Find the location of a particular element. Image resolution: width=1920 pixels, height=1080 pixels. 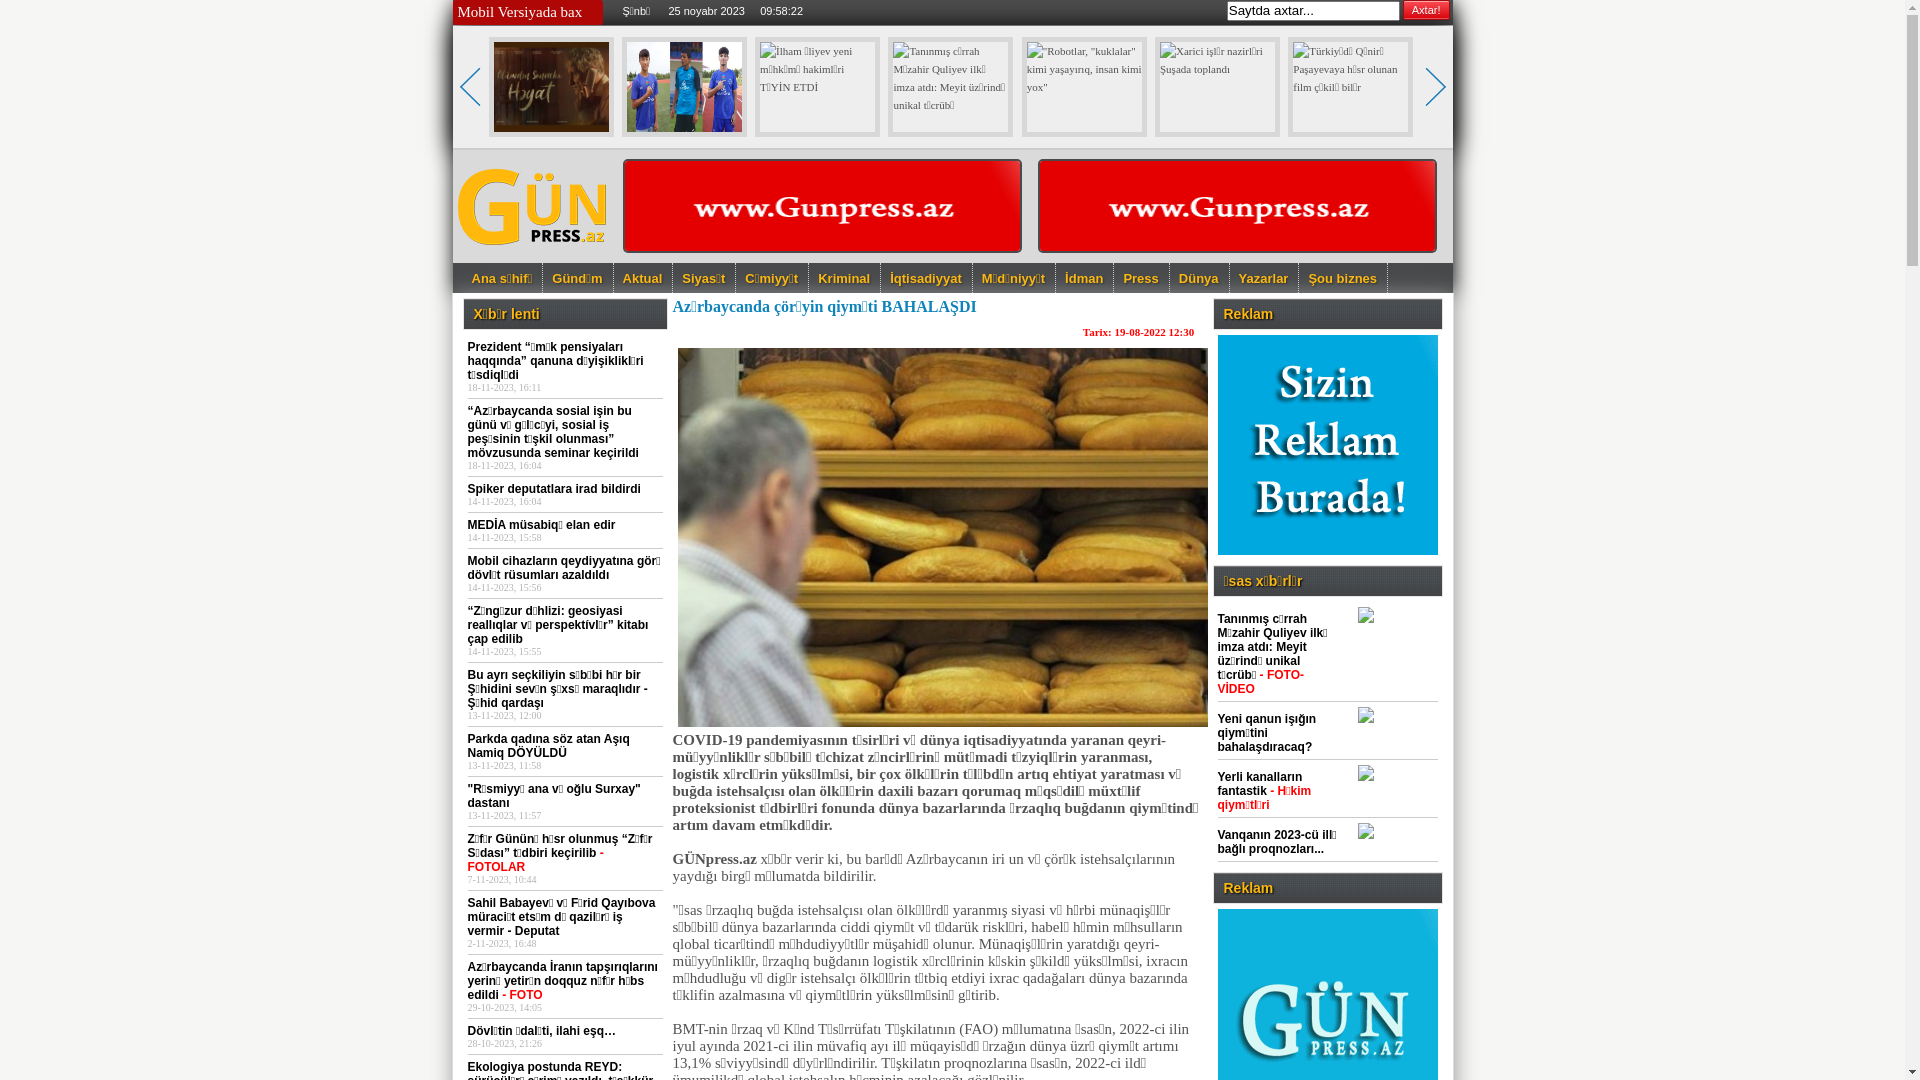

'Press' is located at coordinates (1141, 277).